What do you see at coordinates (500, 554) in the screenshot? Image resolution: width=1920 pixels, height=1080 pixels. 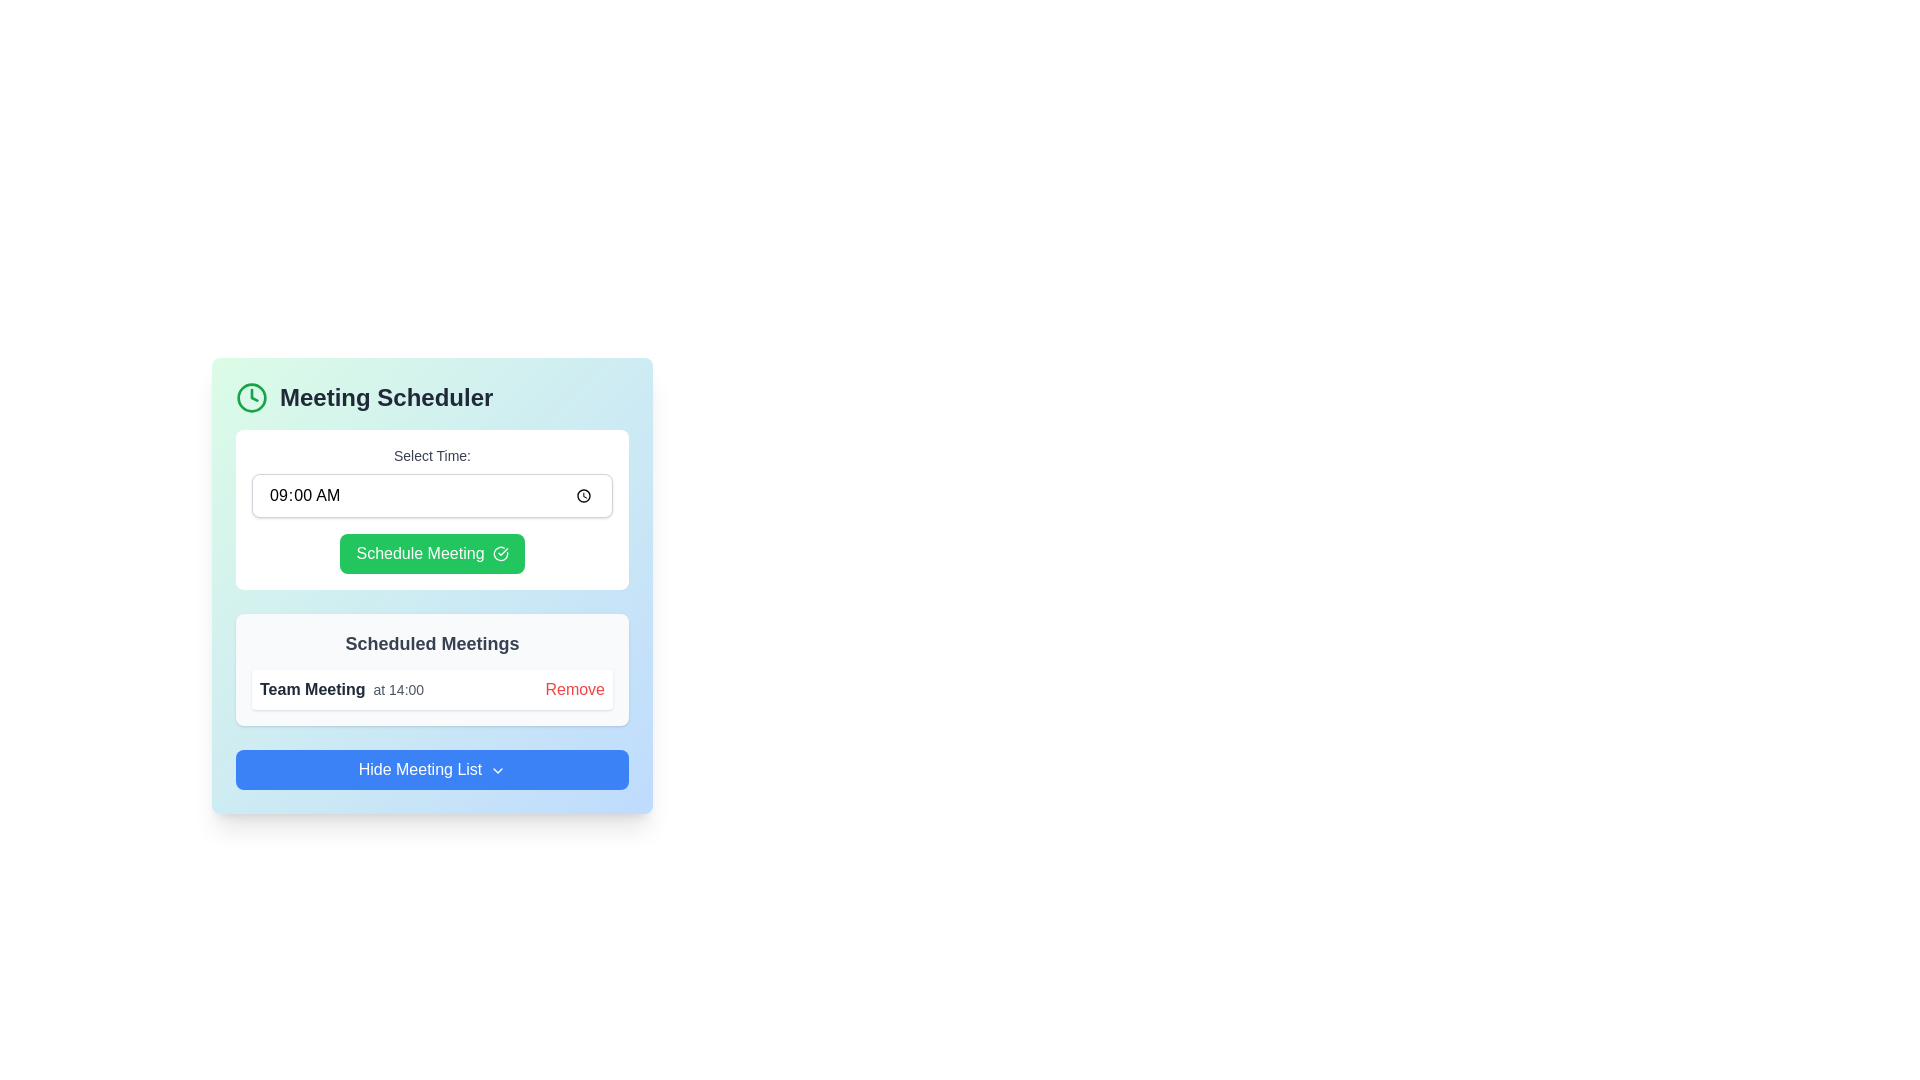 I see `the circular checkmark icon located to the right of the 'Schedule Meeting' text within the 'Schedule Meeting' button` at bounding box center [500, 554].